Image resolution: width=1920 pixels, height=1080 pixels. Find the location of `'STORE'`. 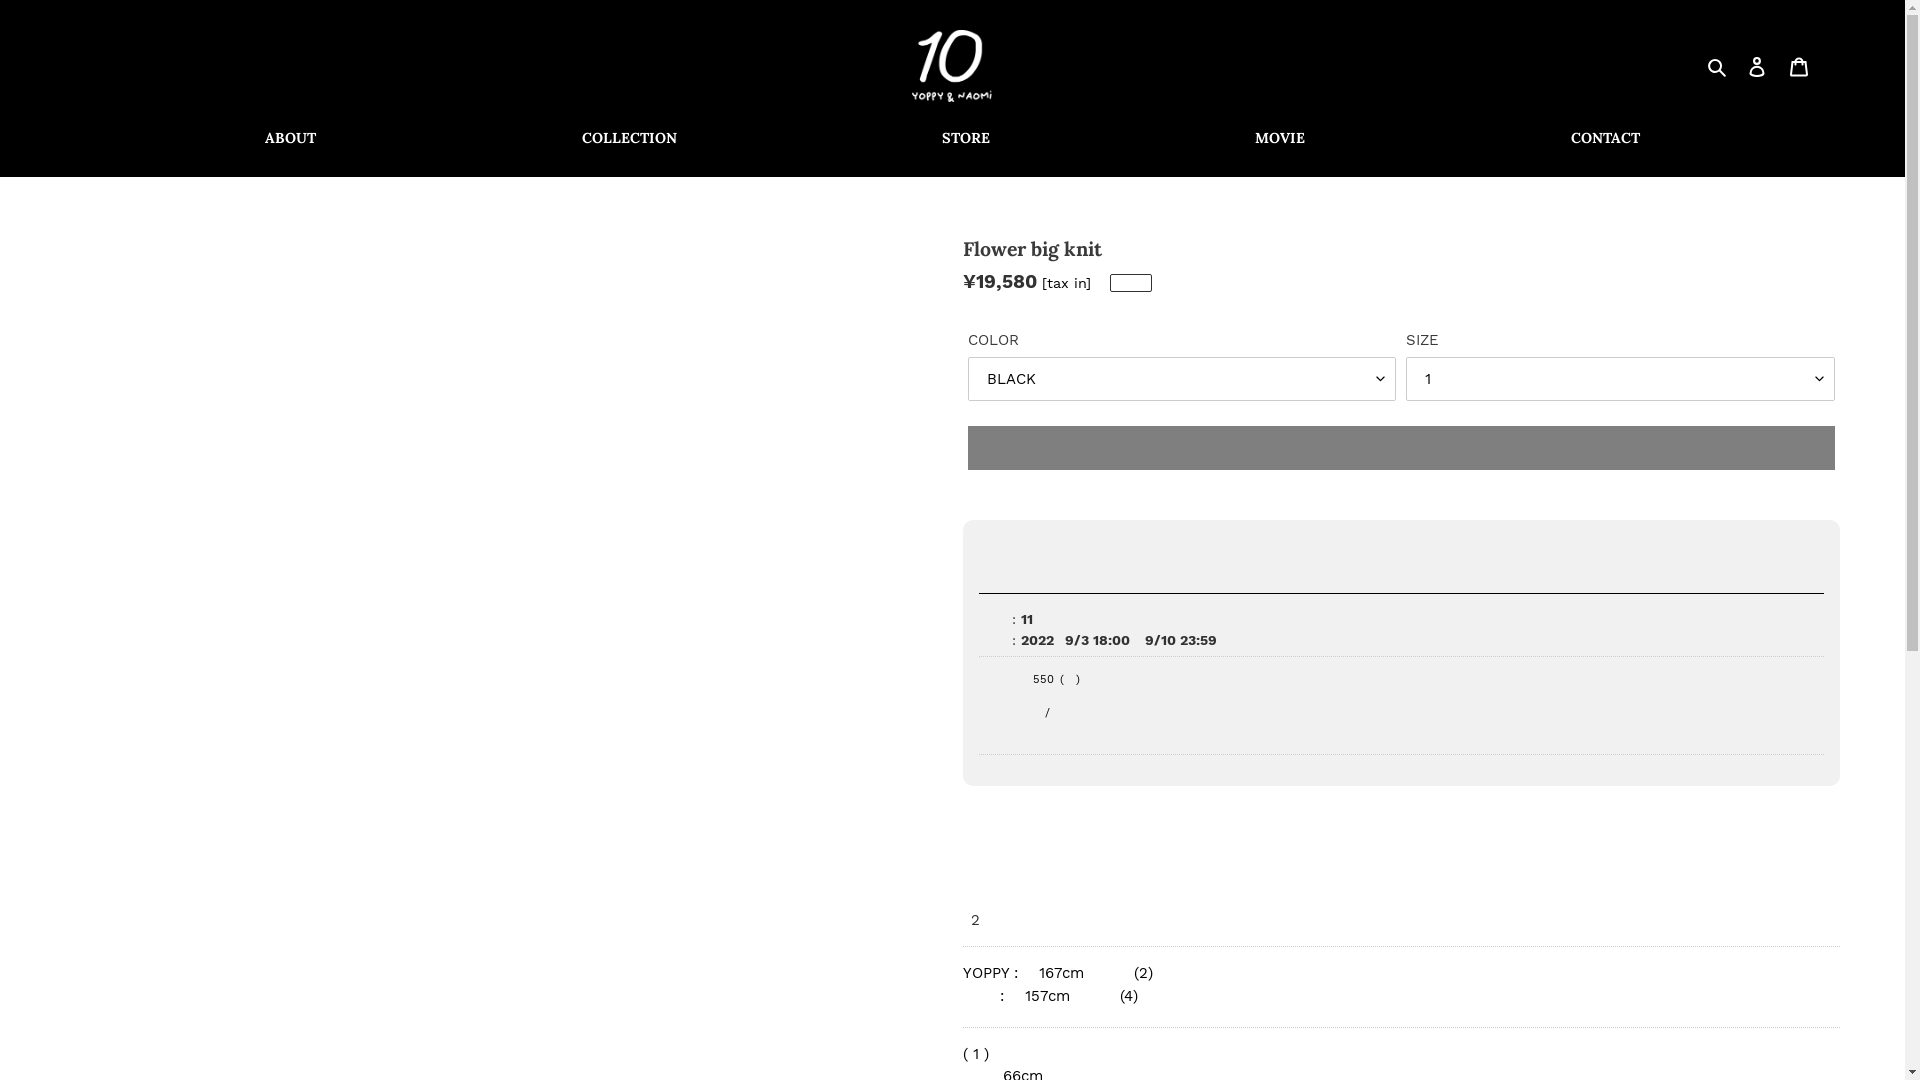

'STORE' is located at coordinates (965, 137).